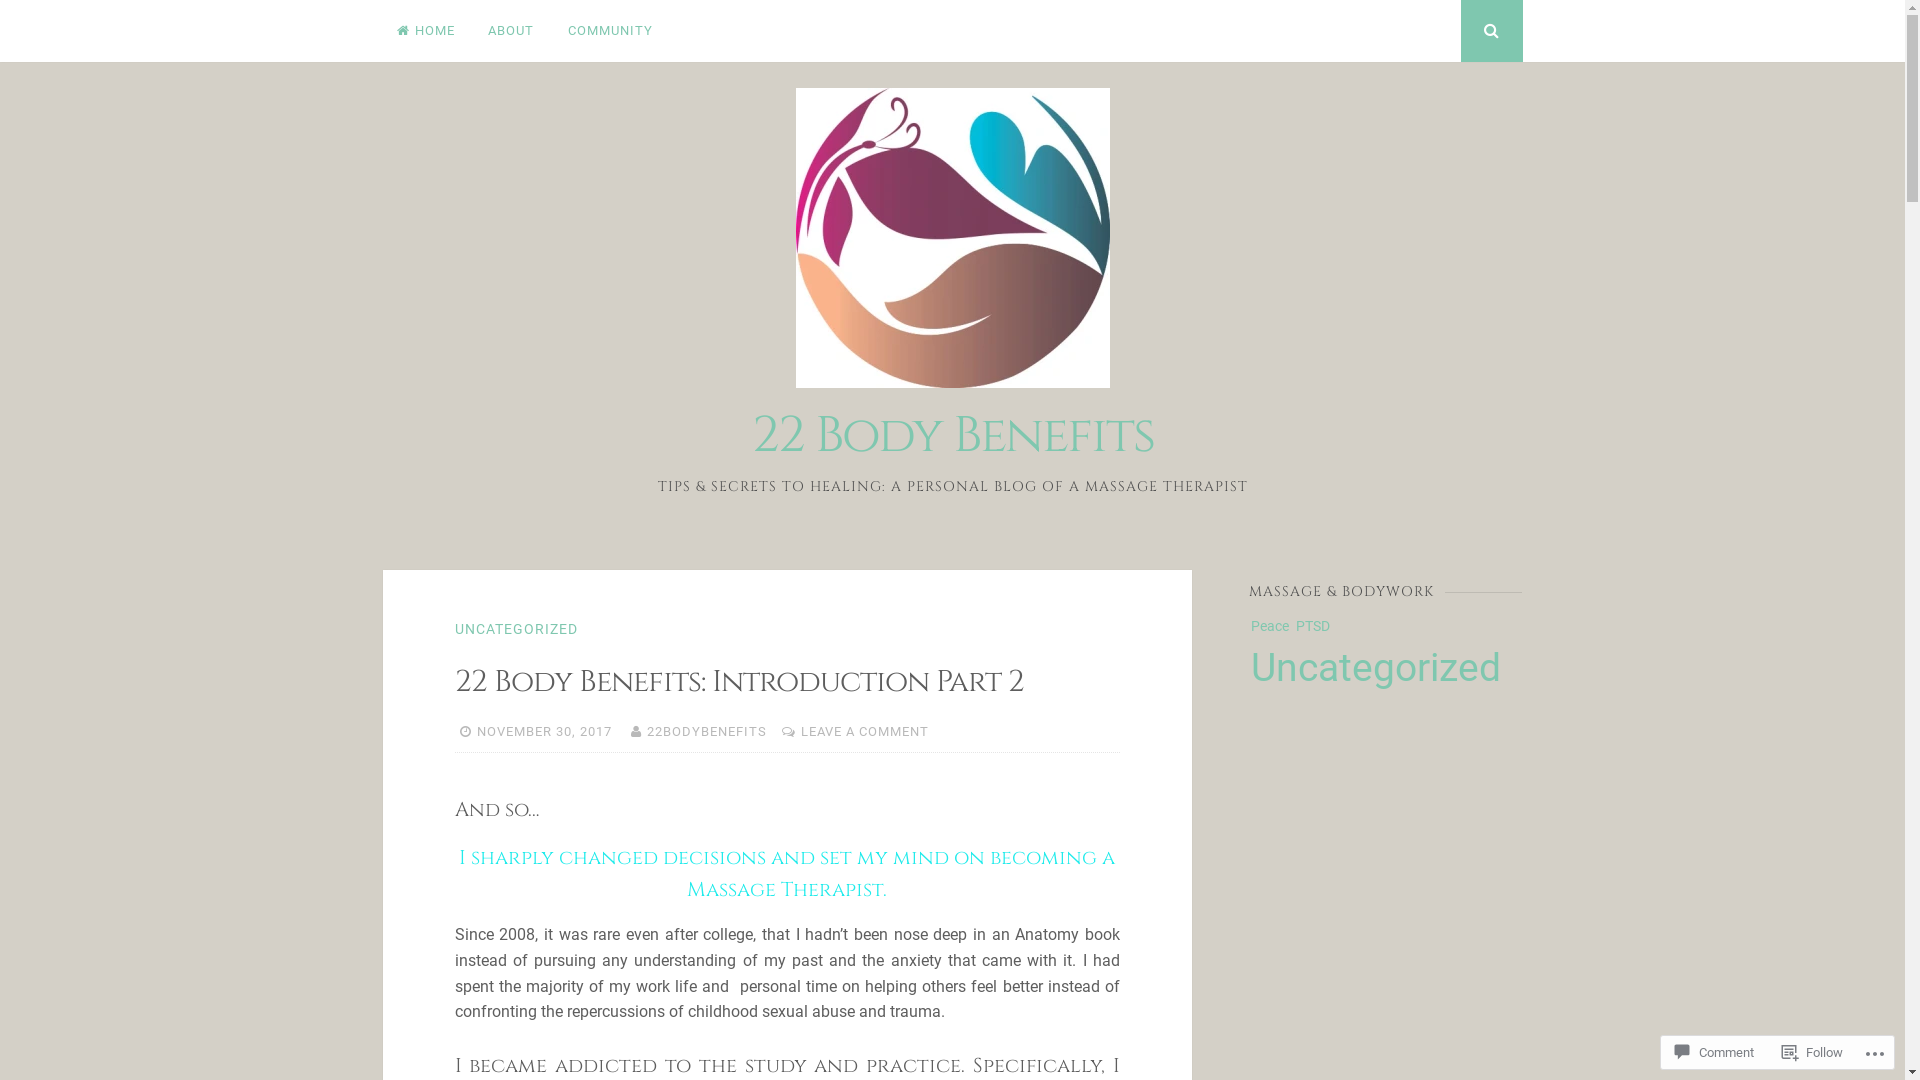  I want to click on 'UNCATEGORIZED', so click(453, 627).